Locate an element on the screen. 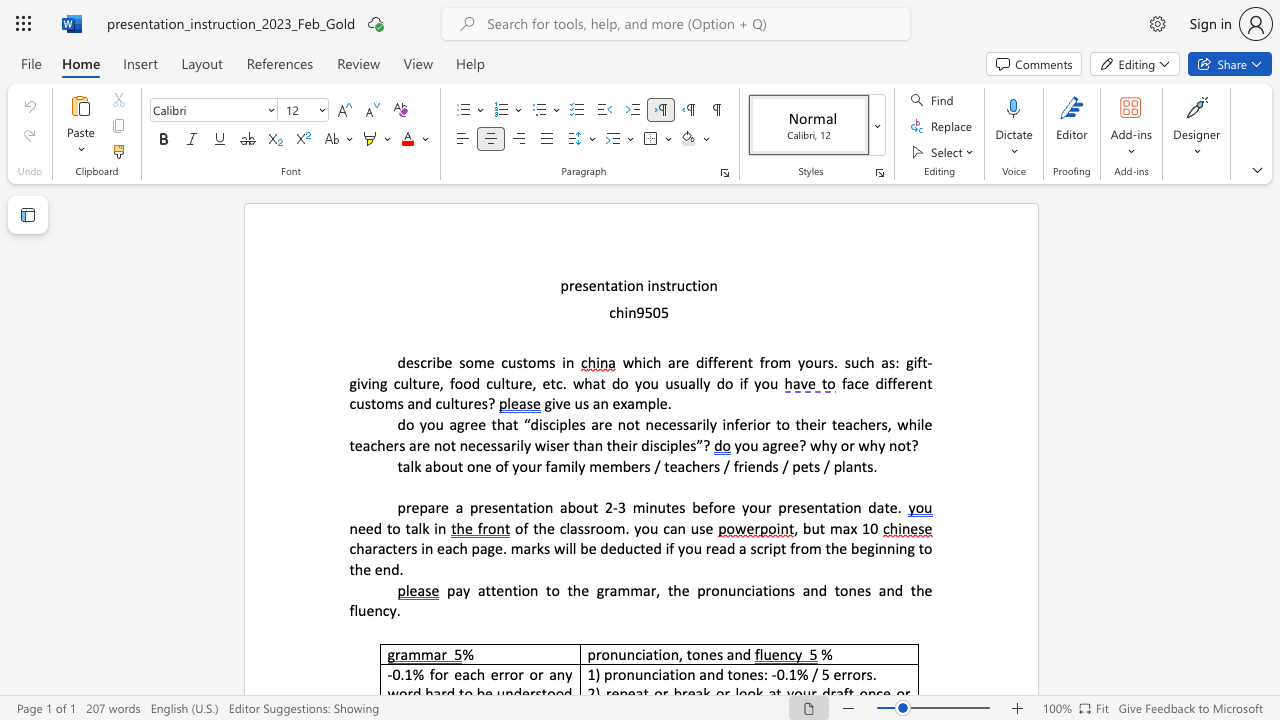 The height and width of the screenshot is (720, 1280). the subset text "ters in each page. marks will be deducted if you read a script from th" within the text "characters in each page. marks will be deducted if you read a script from the beginning to the end." is located at coordinates (392, 548).